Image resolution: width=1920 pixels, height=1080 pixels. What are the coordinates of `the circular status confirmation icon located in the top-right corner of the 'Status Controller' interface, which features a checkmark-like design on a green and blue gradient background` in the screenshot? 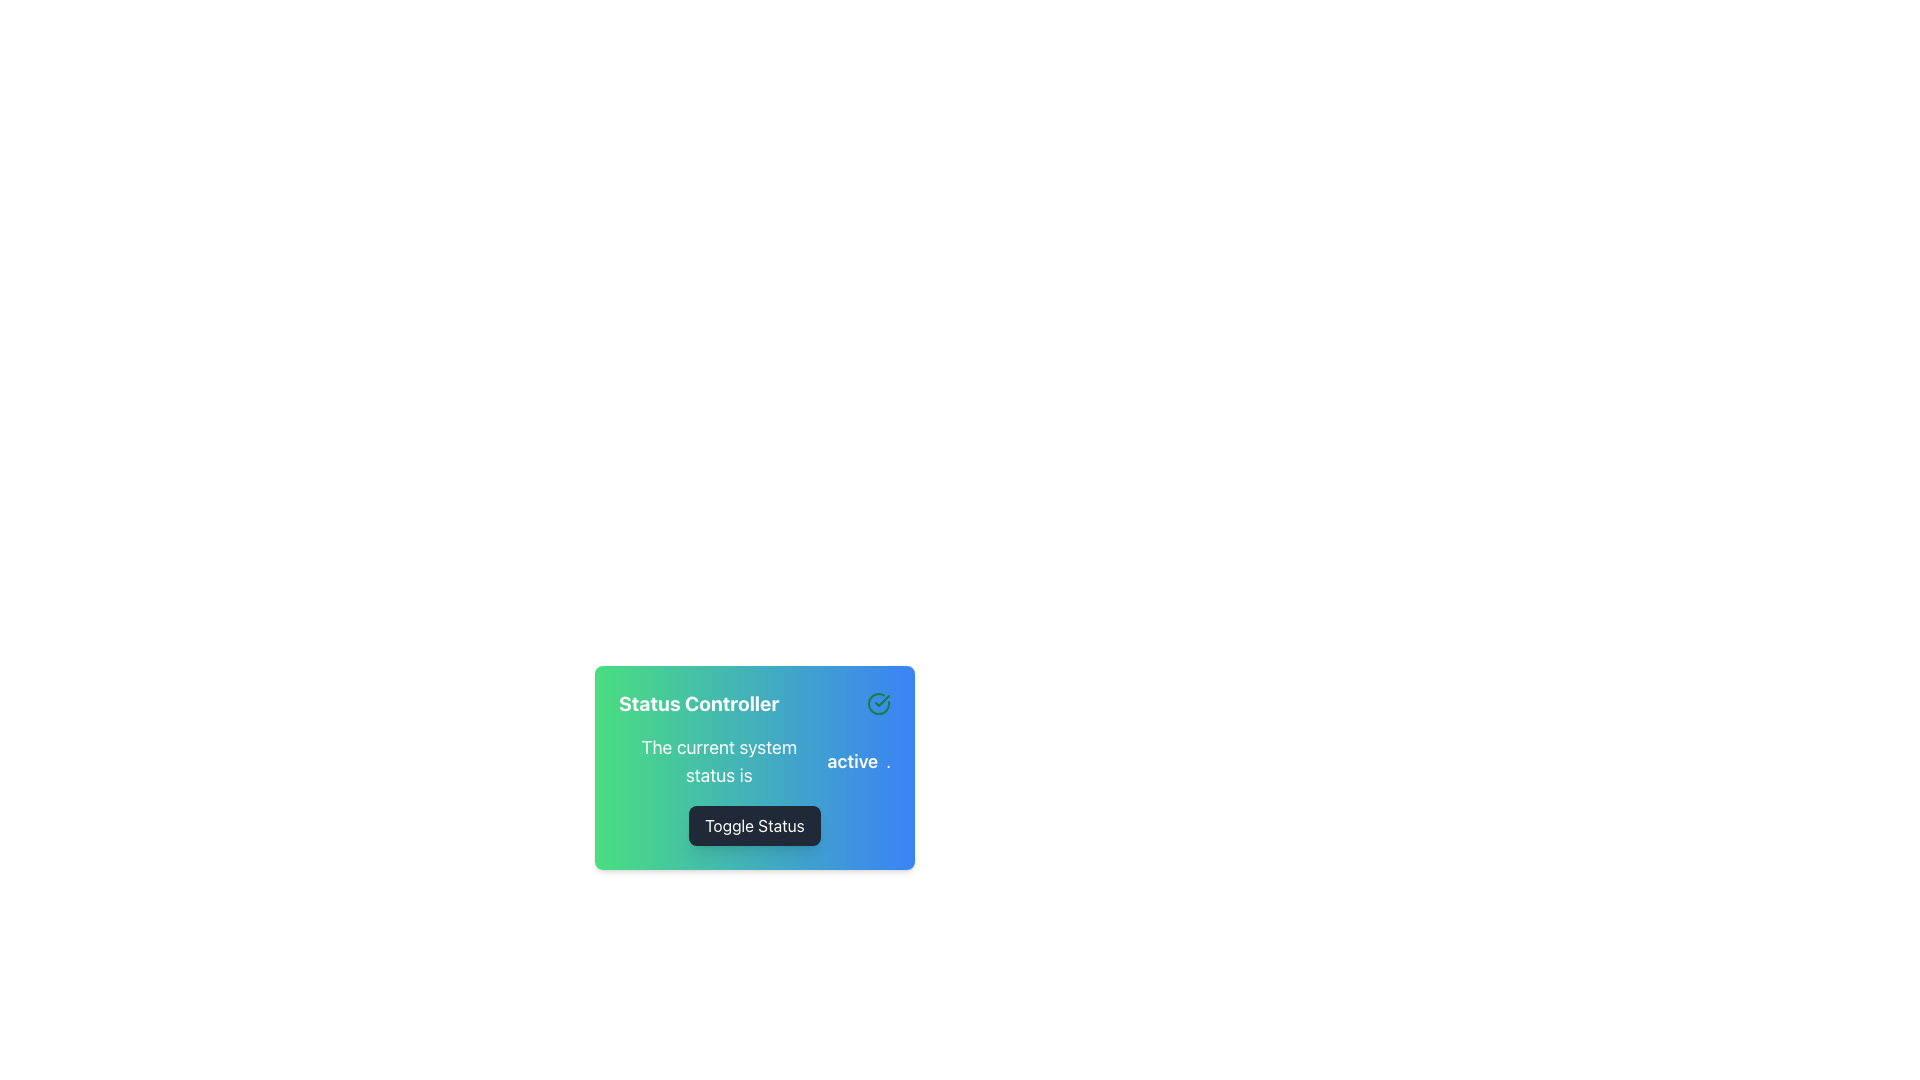 It's located at (878, 703).